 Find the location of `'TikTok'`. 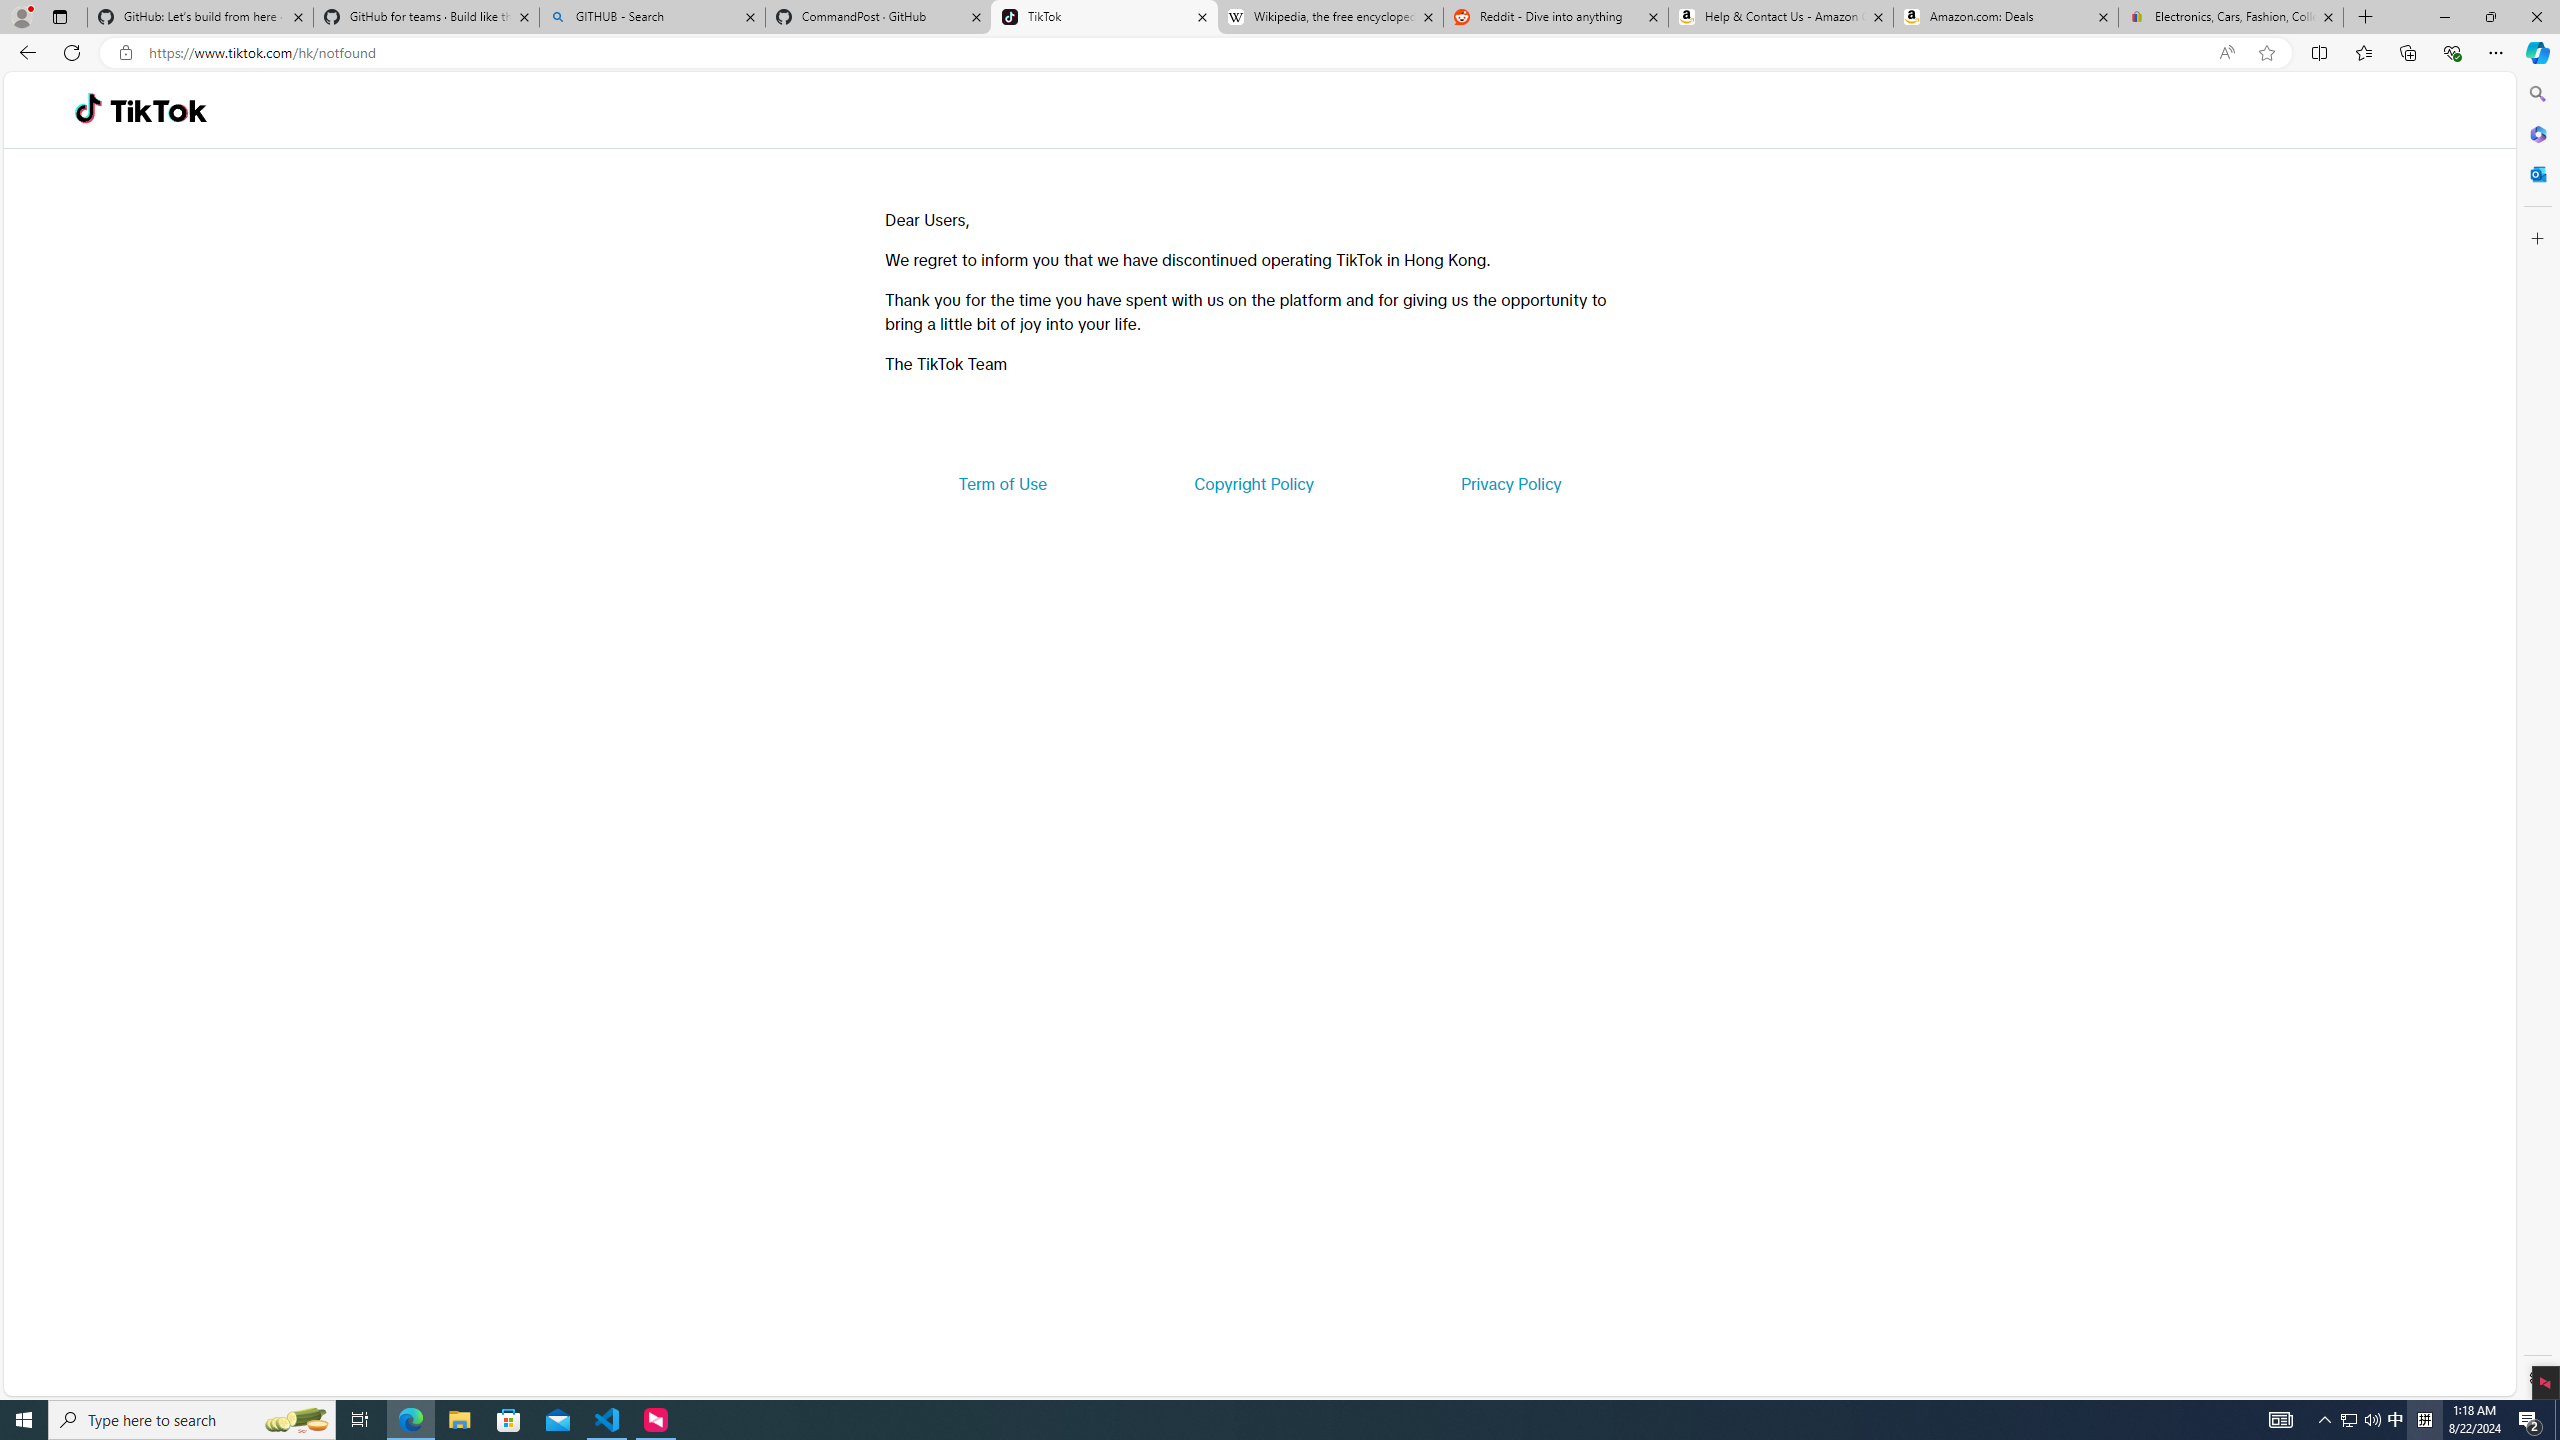

'TikTok' is located at coordinates (158, 110).